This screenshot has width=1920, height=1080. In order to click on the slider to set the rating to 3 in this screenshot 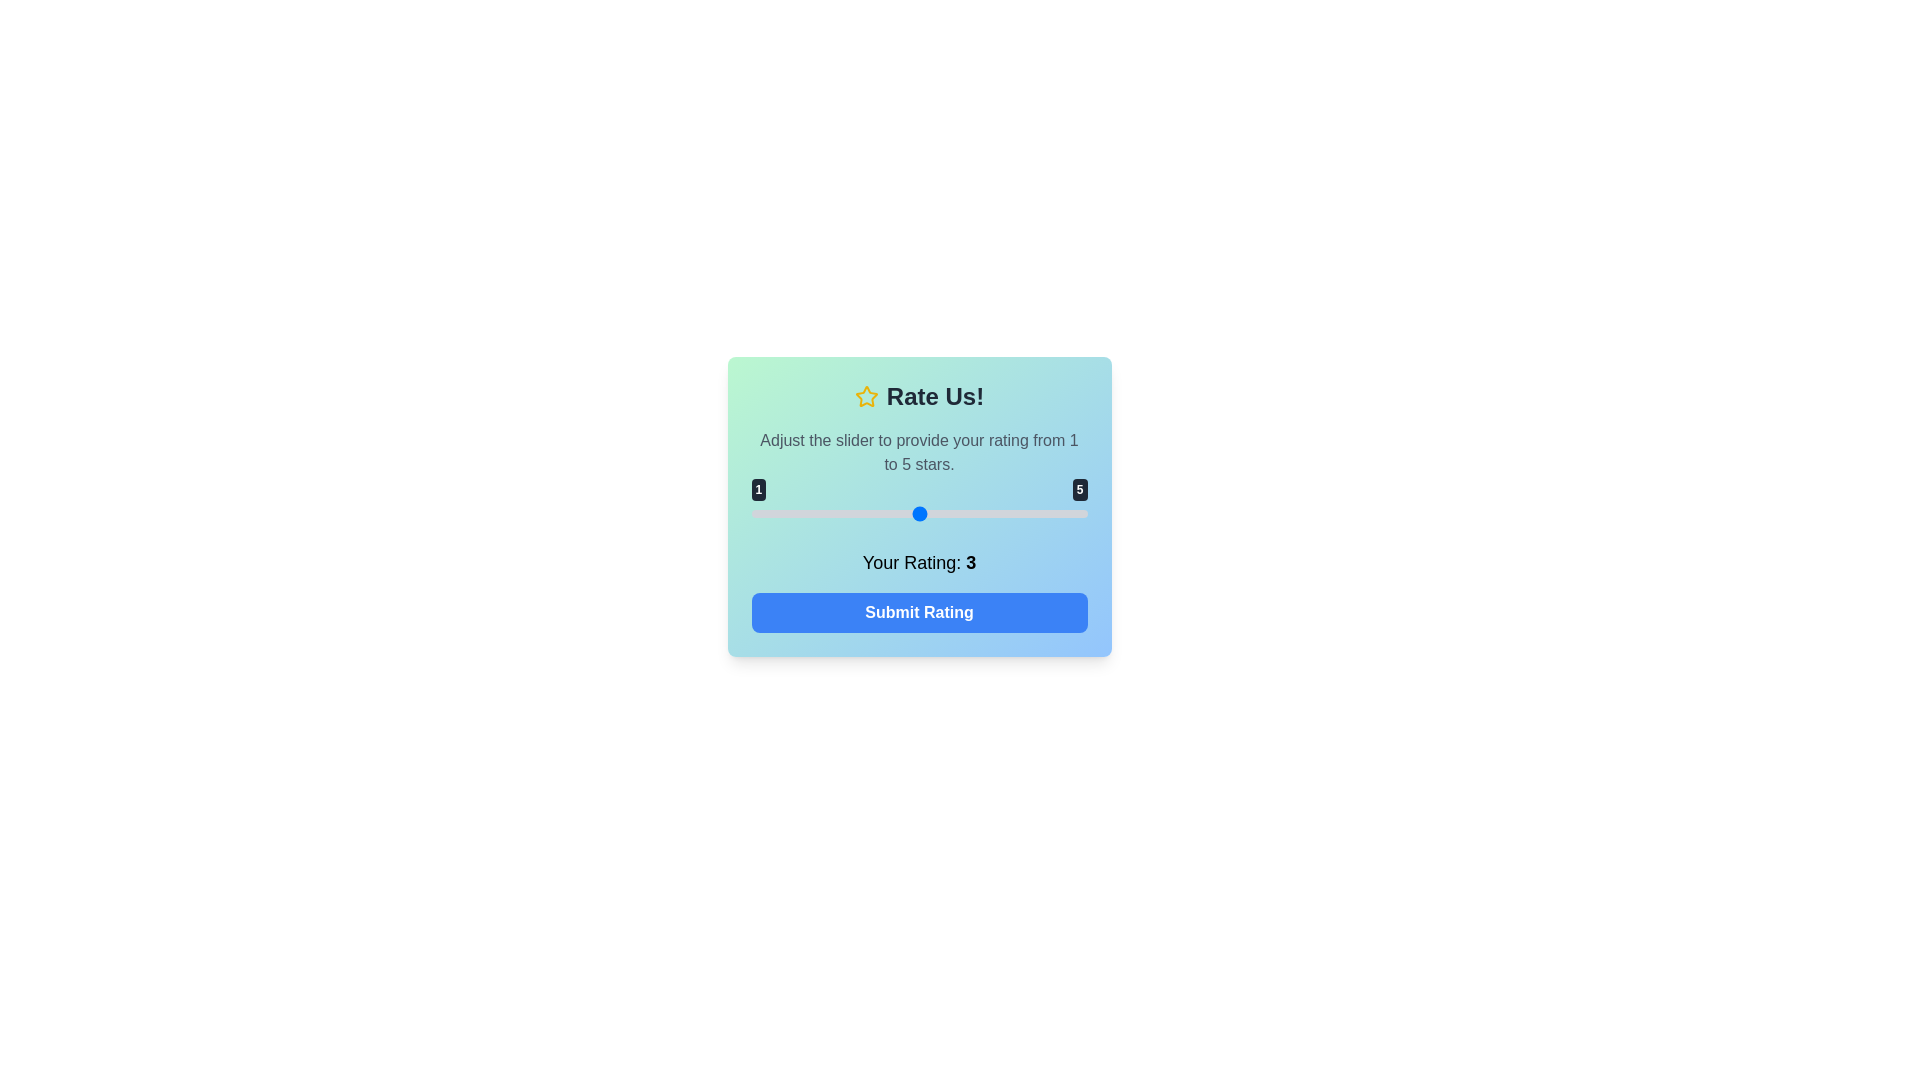, I will do `click(918, 512)`.